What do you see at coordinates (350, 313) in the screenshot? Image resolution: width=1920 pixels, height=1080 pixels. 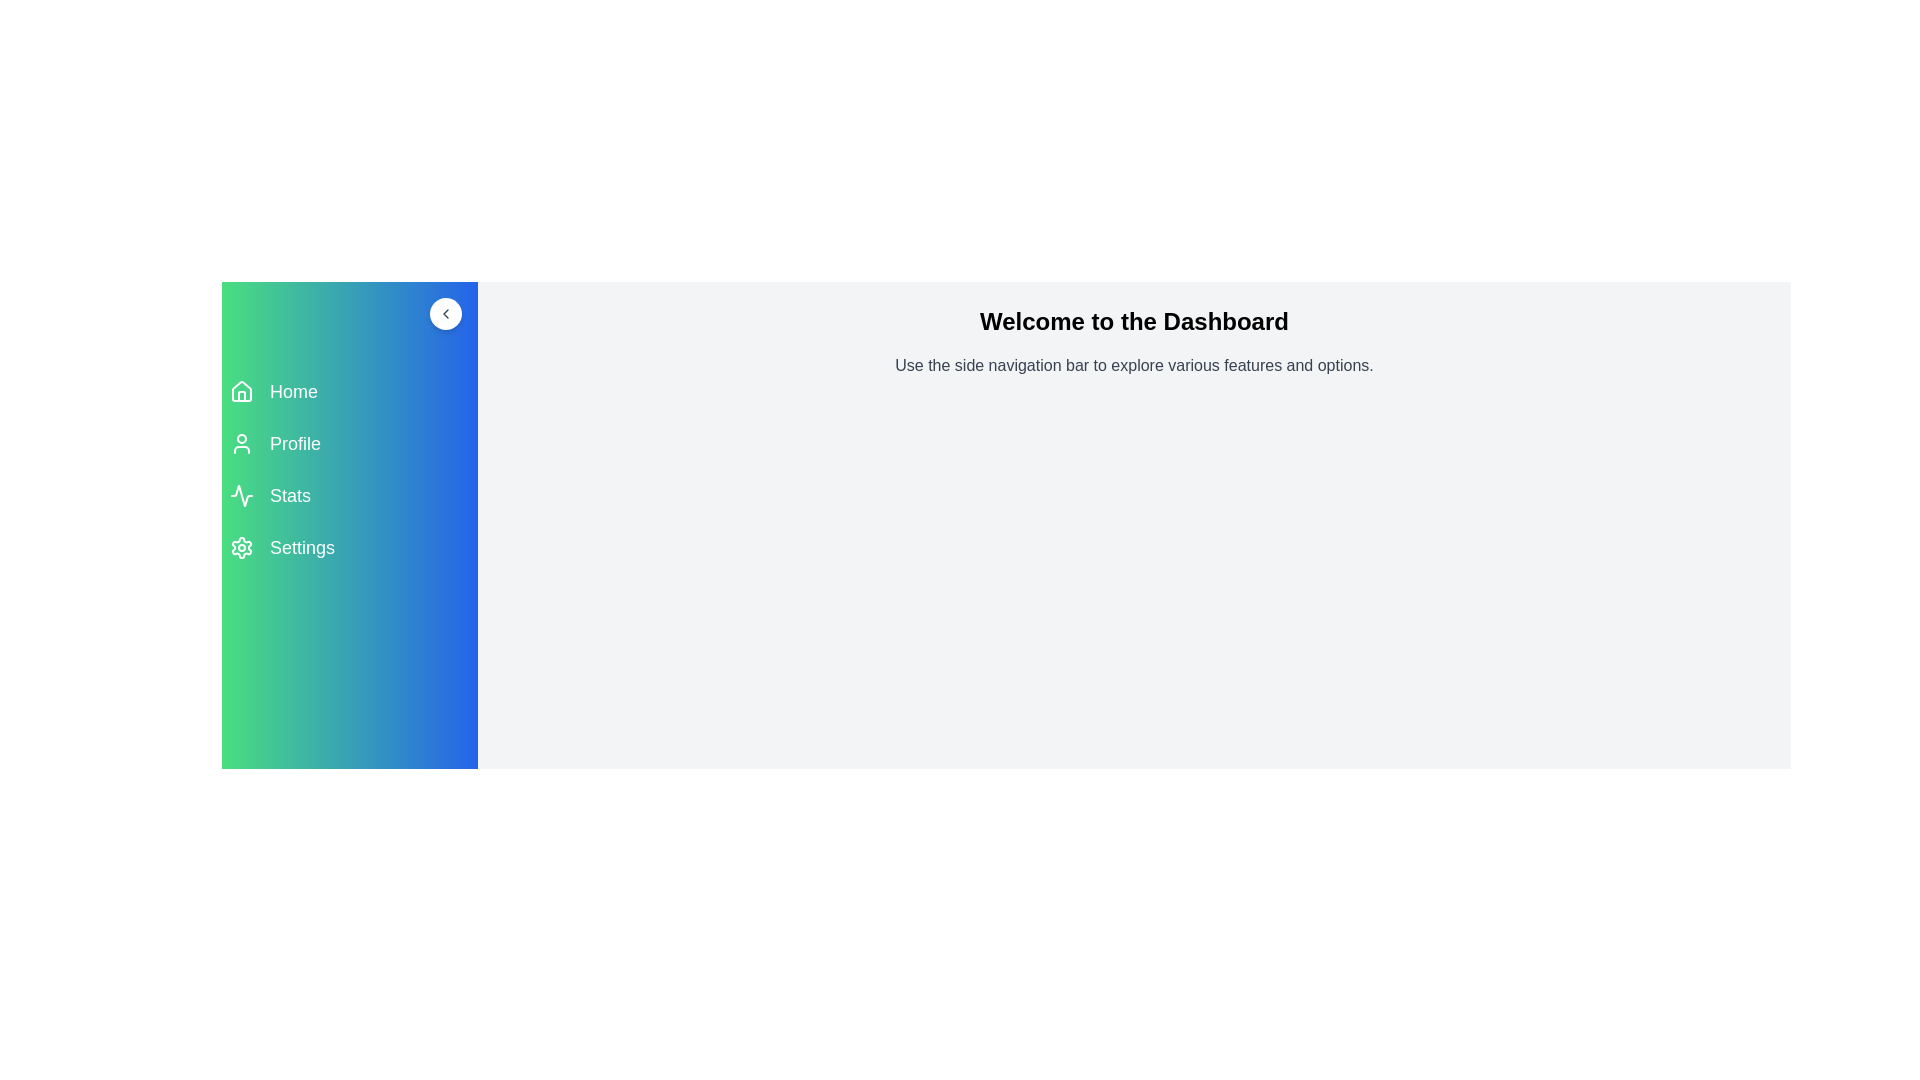 I see `the circular button with a chevron pointing left at the top of the sidebar` at bounding box center [350, 313].